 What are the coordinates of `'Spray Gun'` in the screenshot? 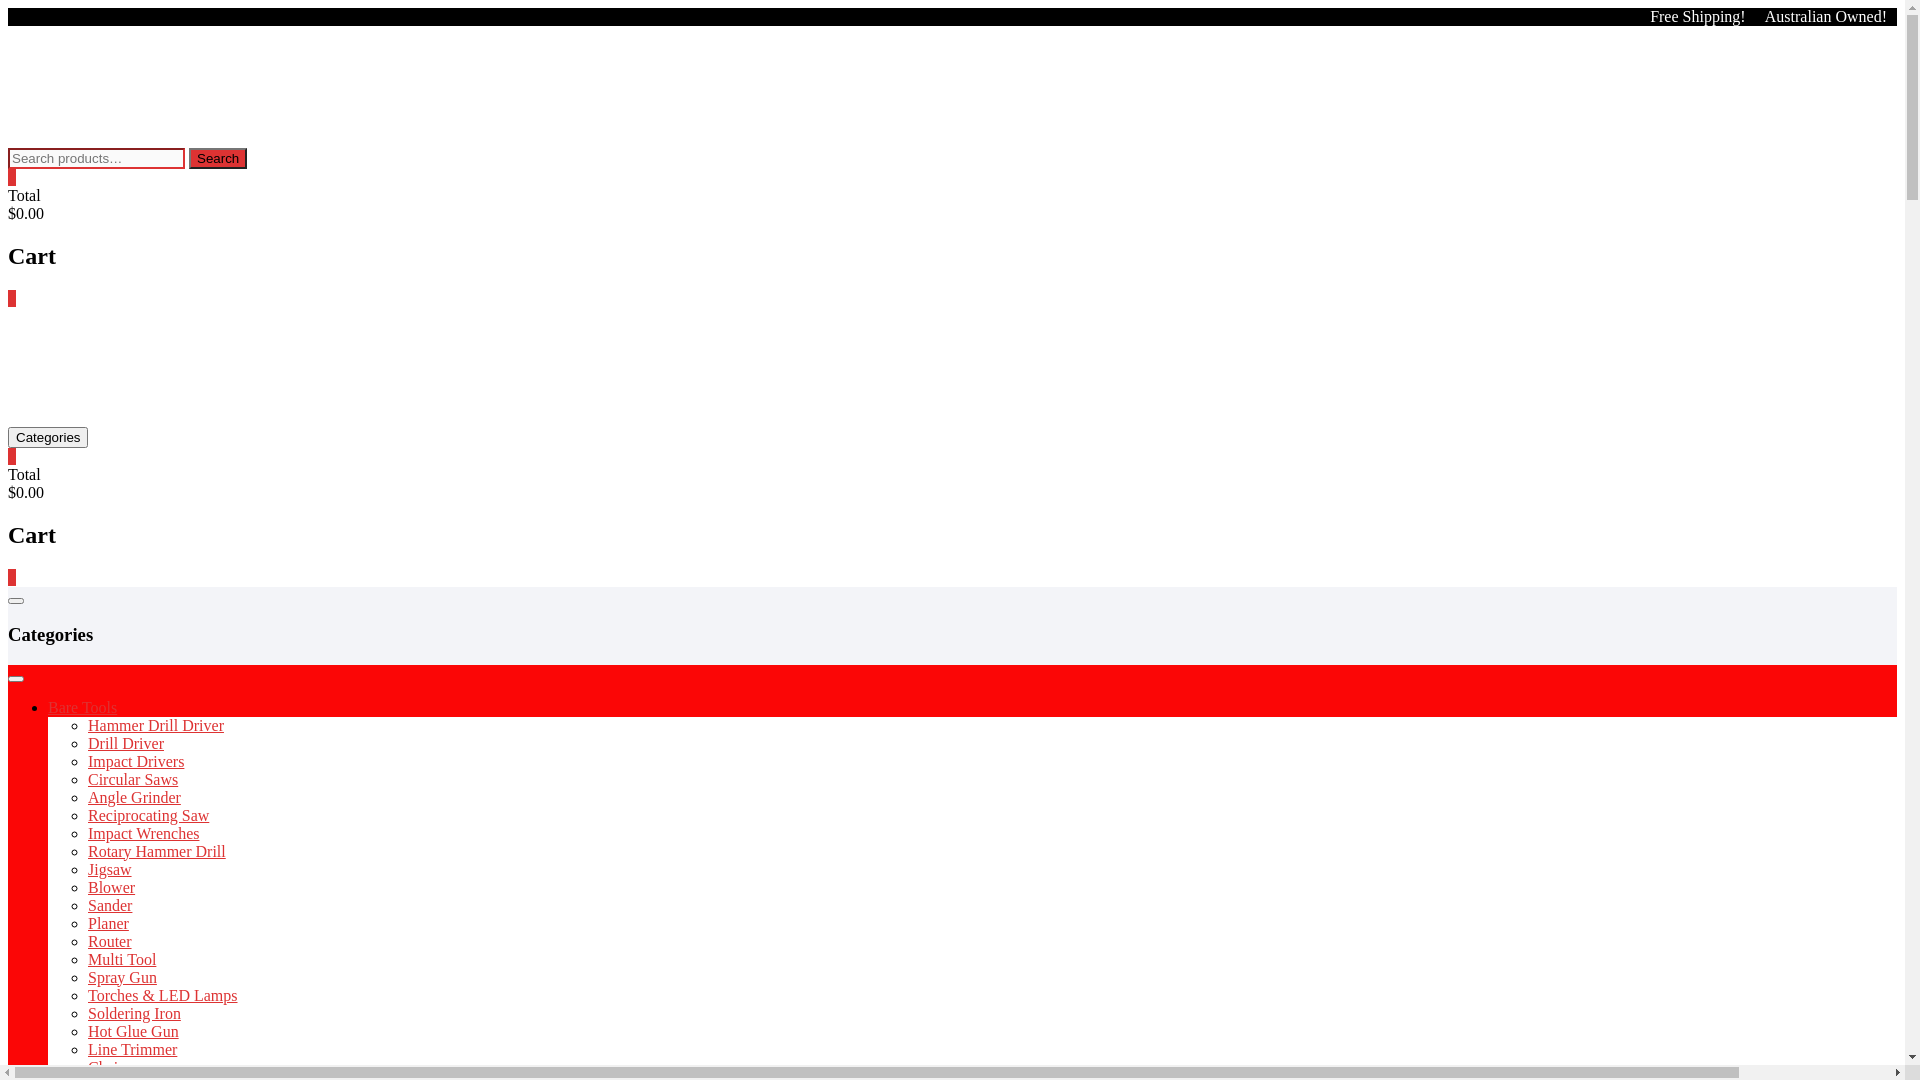 It's located at (121, 976).